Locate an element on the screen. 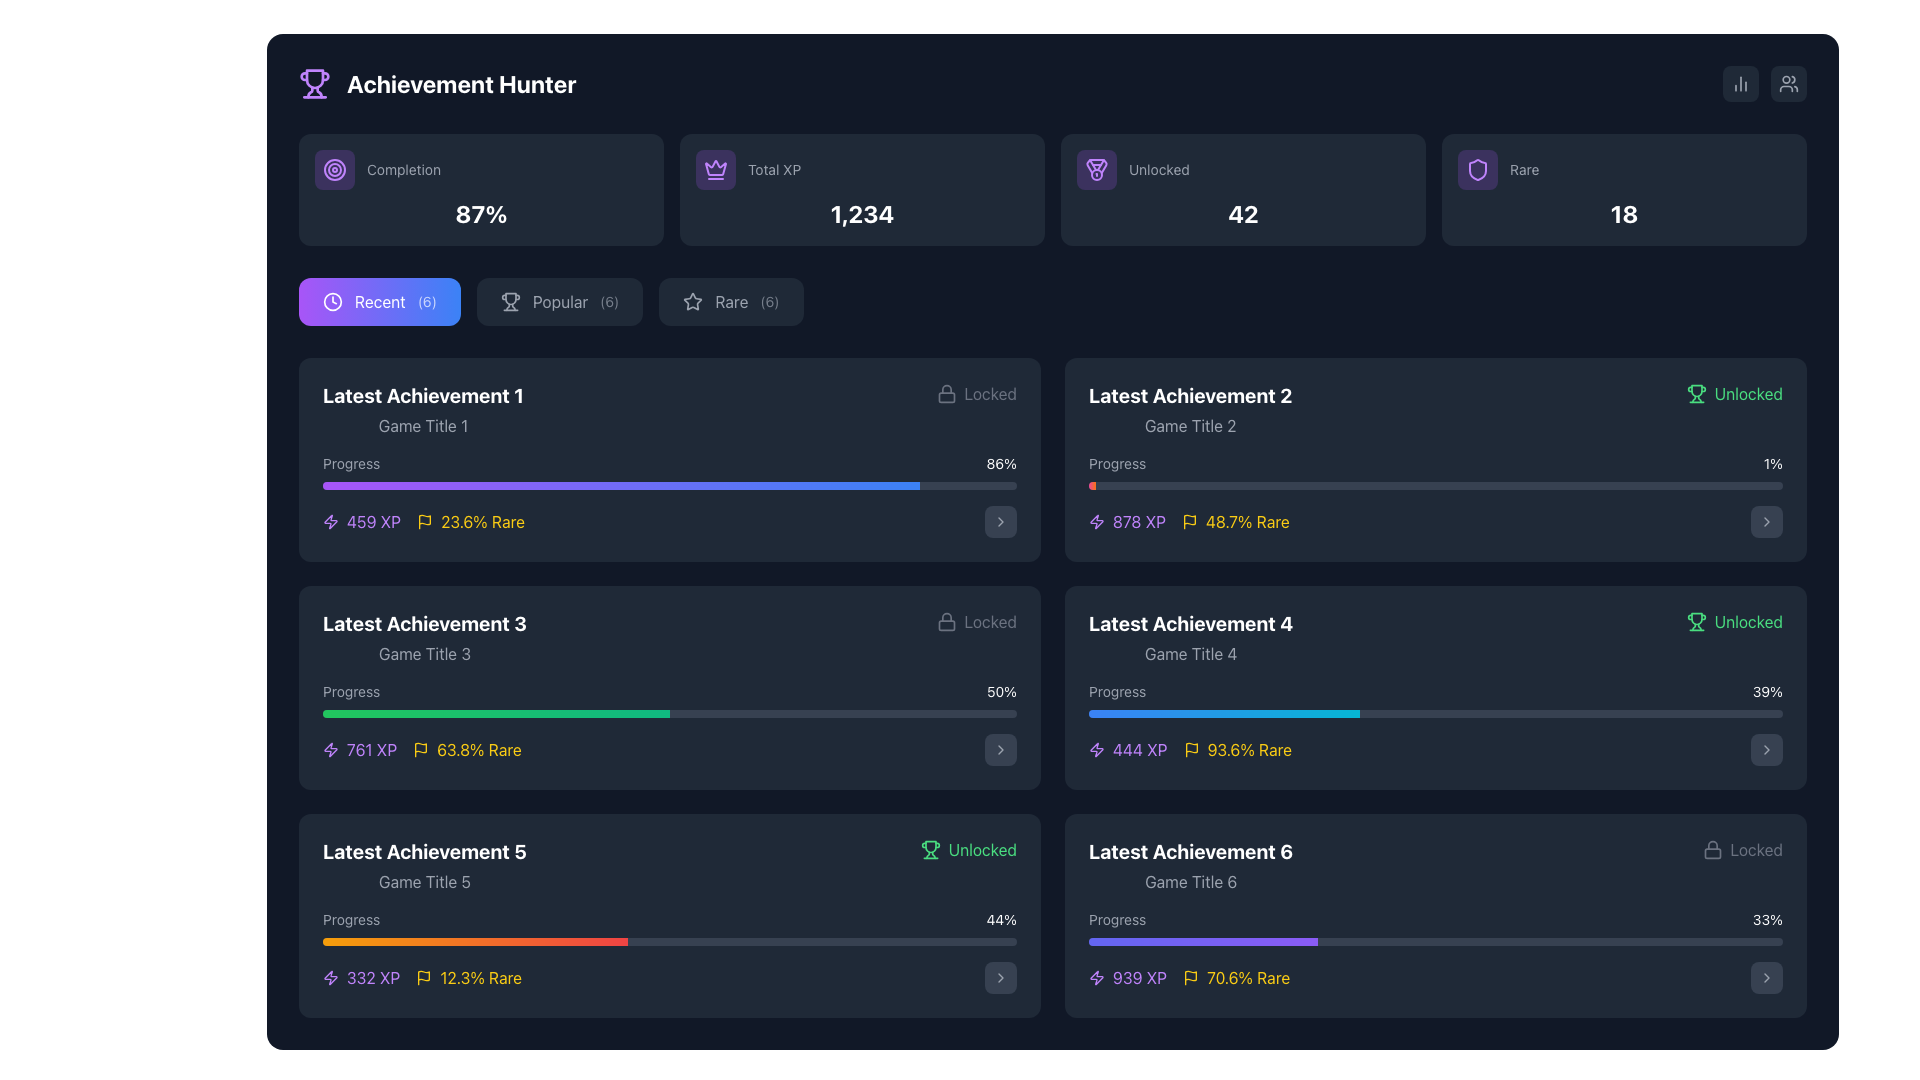 This screenshot has width=1920, height=1080. the purple crown icon located in the 'Total XP' box above the numeric value '1,234' is located at coordinates (715, 167).